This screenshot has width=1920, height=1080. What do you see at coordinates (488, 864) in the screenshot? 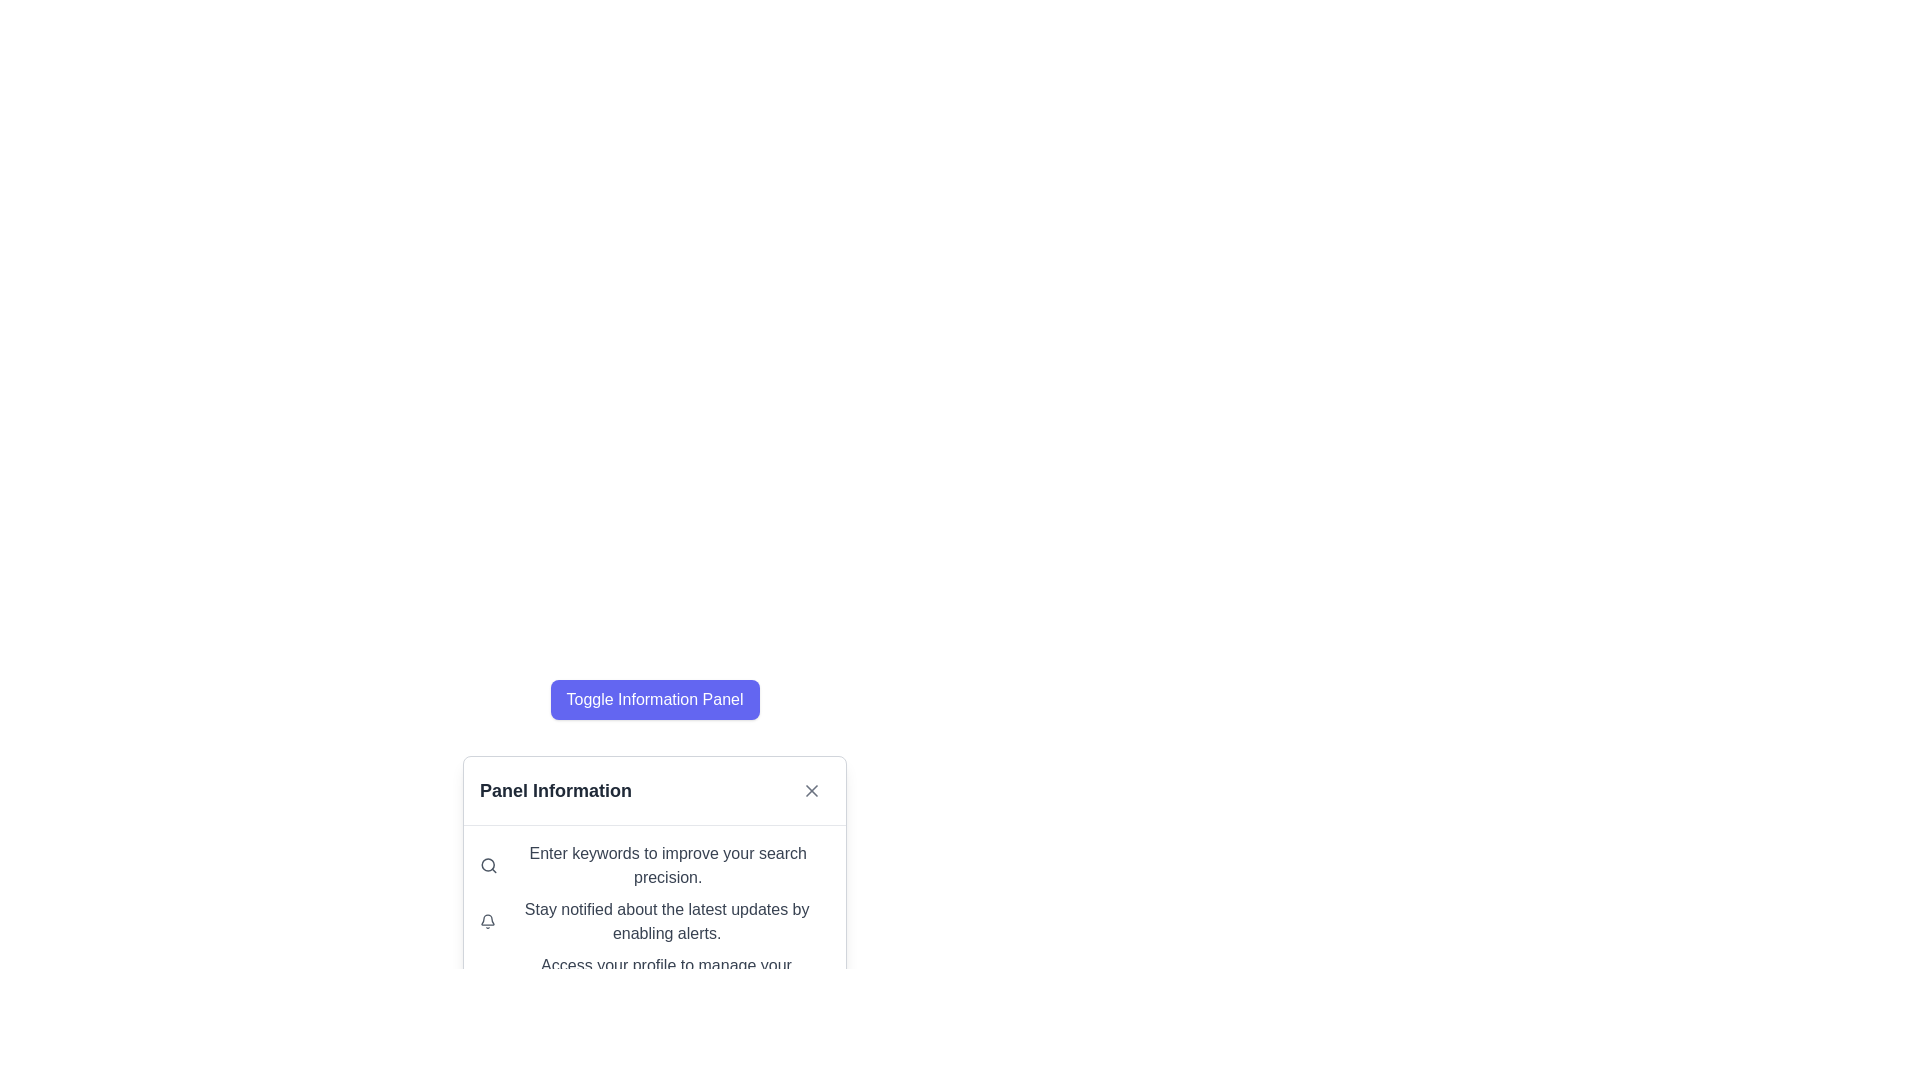
I see `the SVG Circle which represents a search or magnifying feature, visually centered within its icon frame` at bounding box center [488, 864].